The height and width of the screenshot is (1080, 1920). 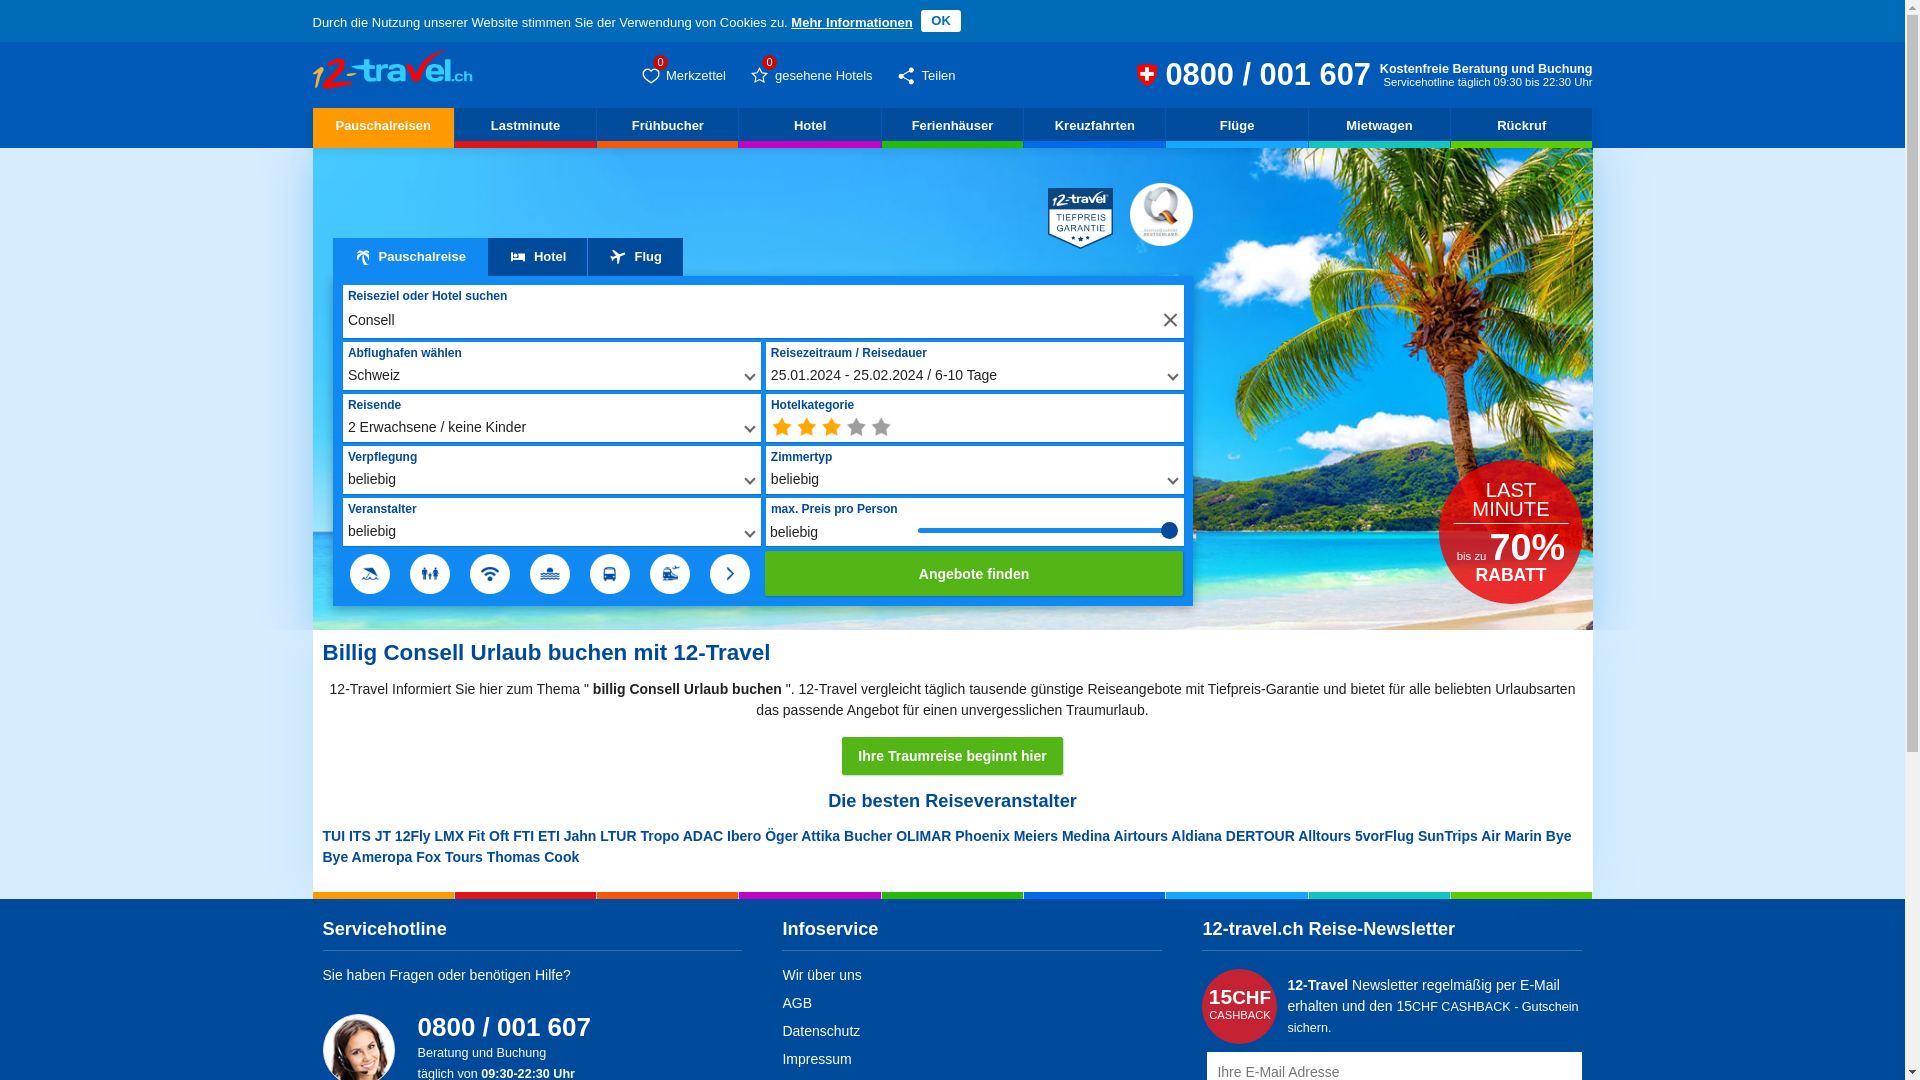 I want to click on 'Billig Consell Urlaub buchen geht nur hier', so click(x=311, y=68).